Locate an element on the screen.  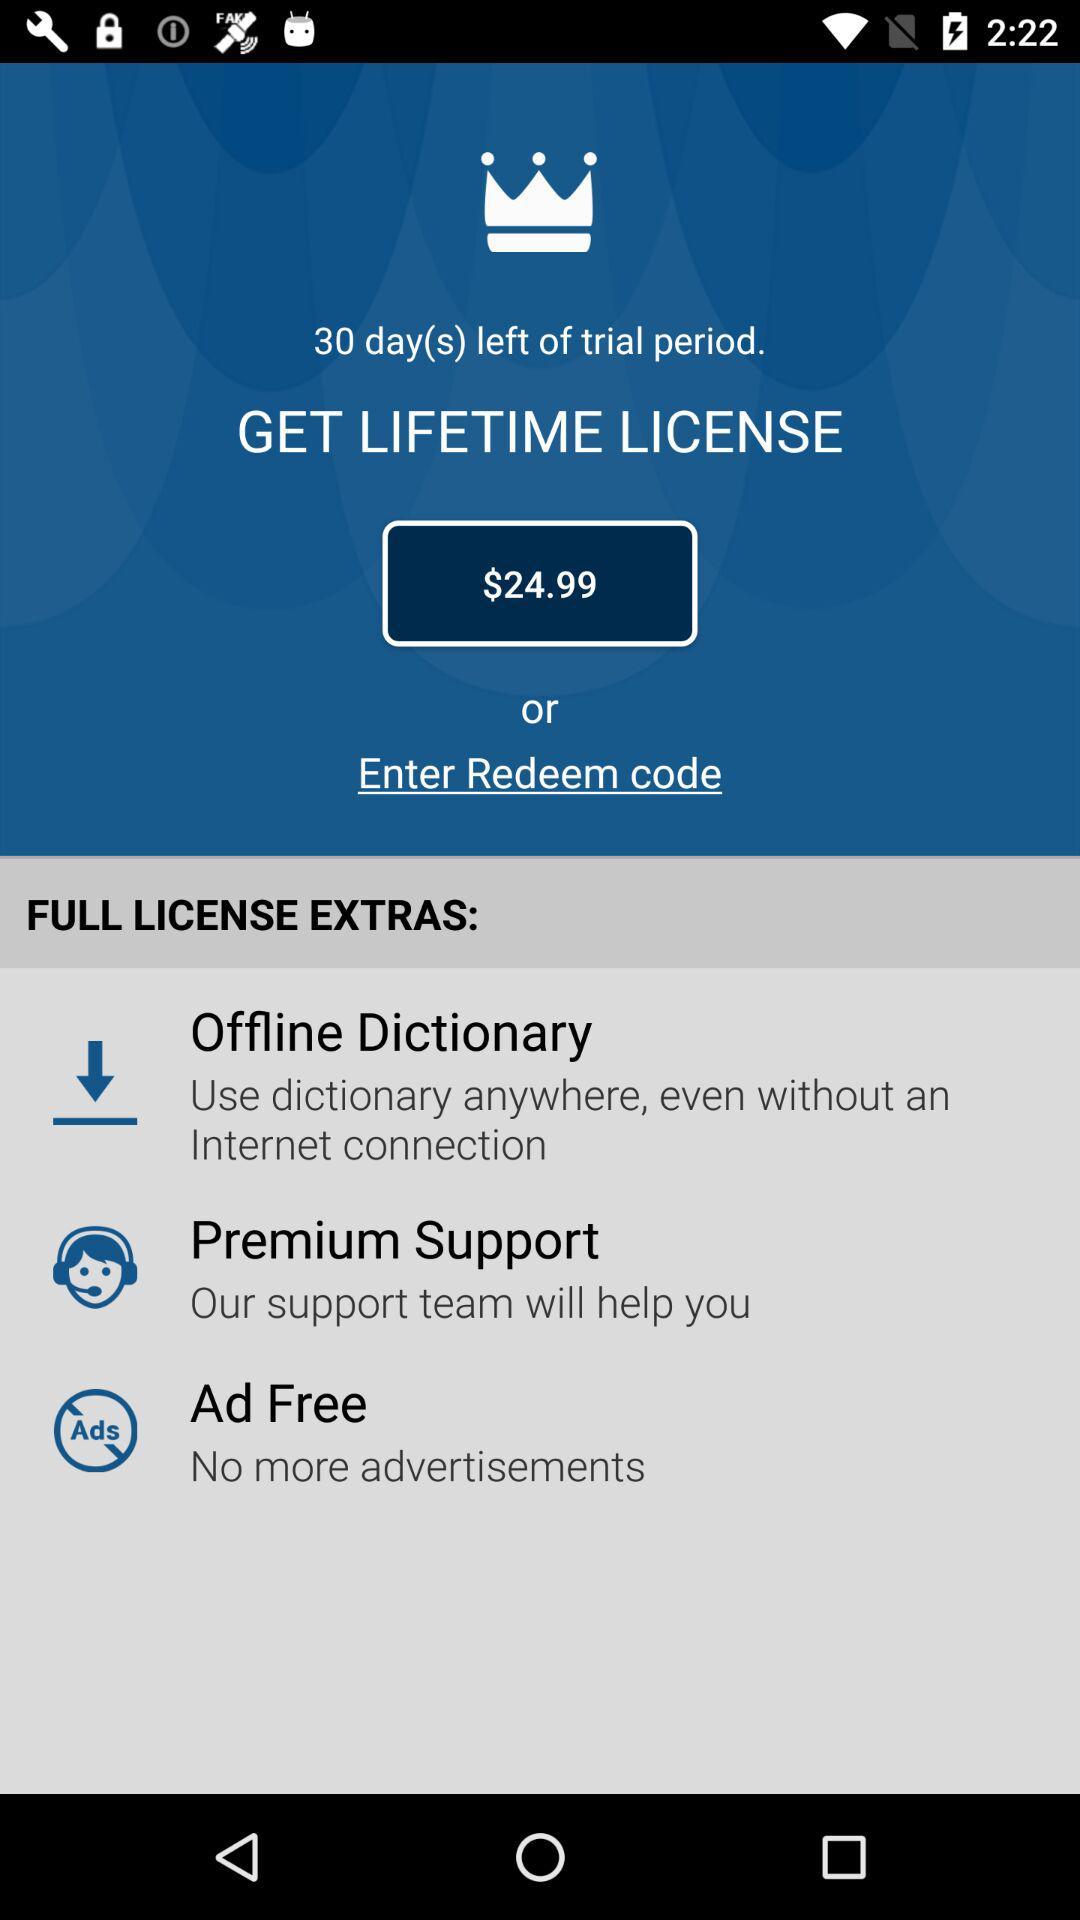
$24.99 icon is located at coordinates (540, 582).